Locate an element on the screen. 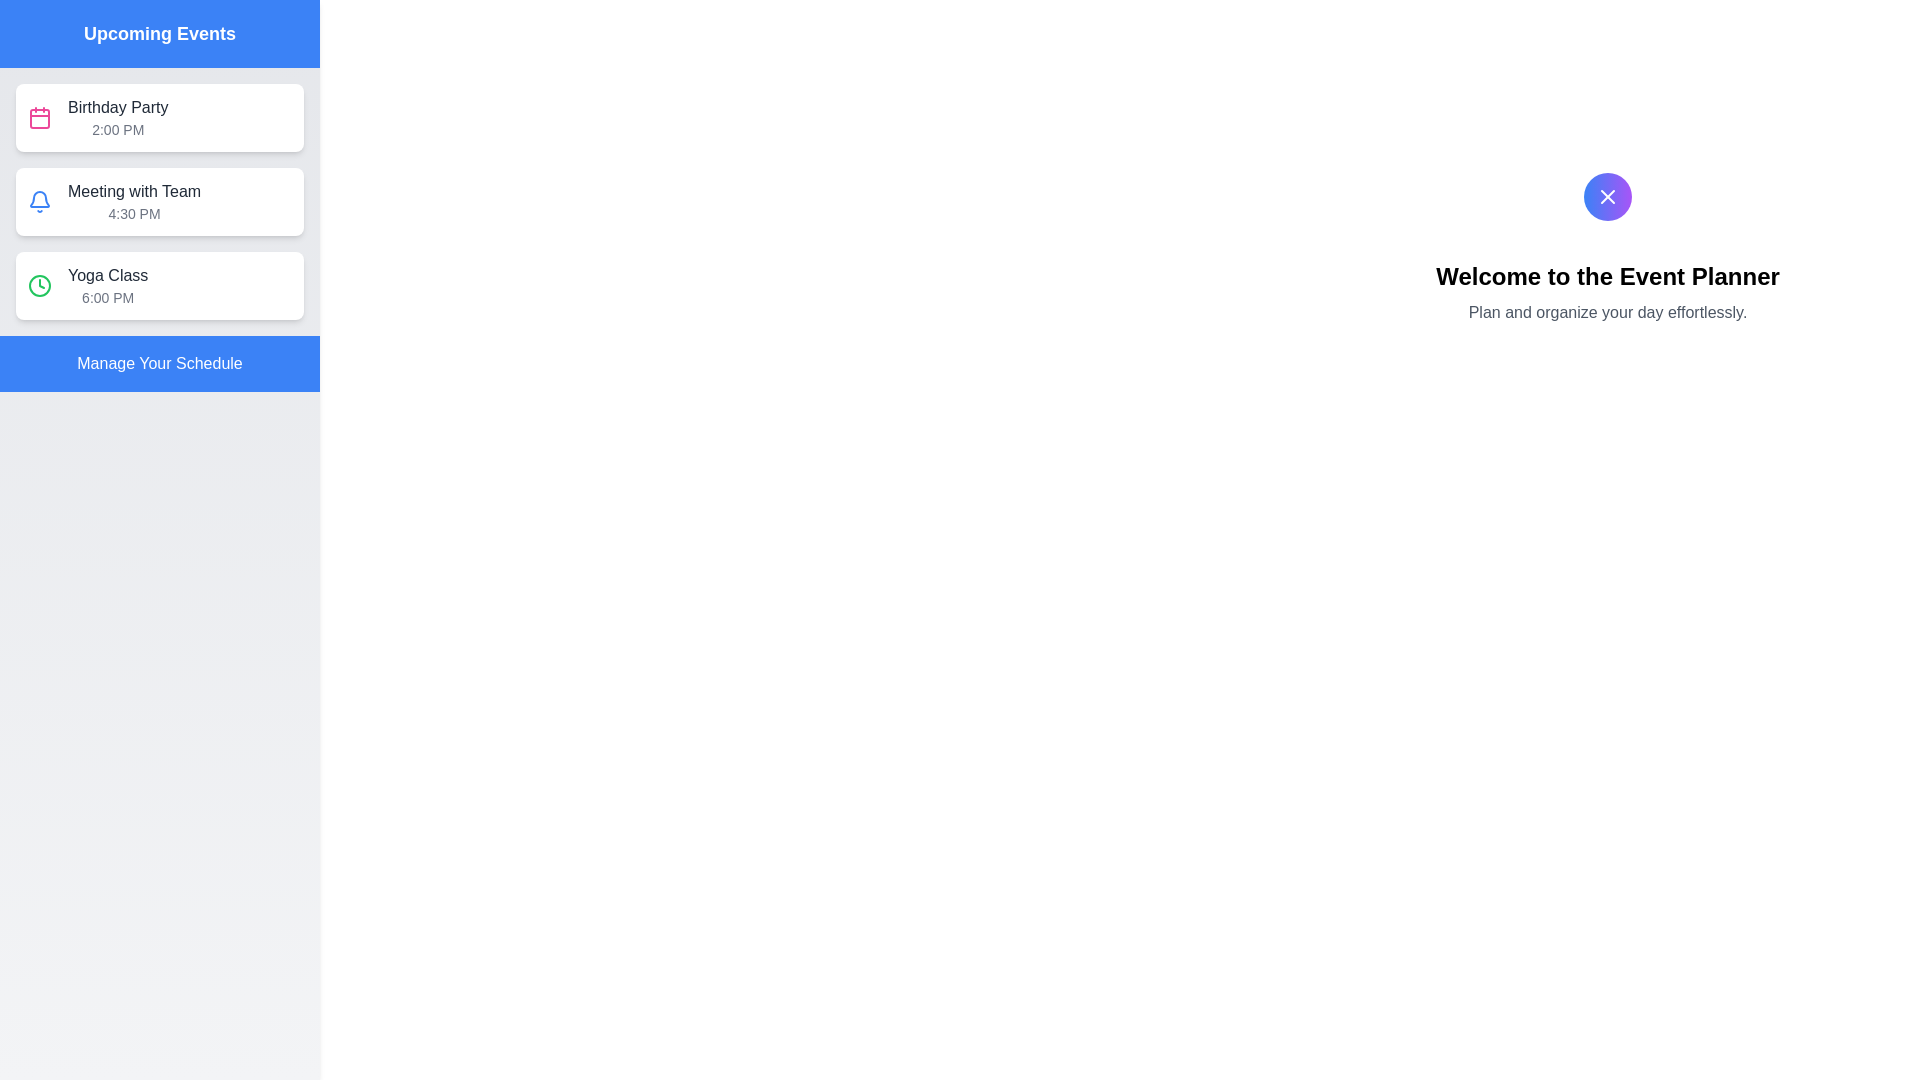 This screenshot has width=1920, height=1080. the 'Yoga Class' text label in the 'Upcoming Events' sidebar, which is styled with a medium-weight font and grayish-black color, positioned above '6:00 PM' and to the right of a green clock icon is located at coordinates (107, 276).